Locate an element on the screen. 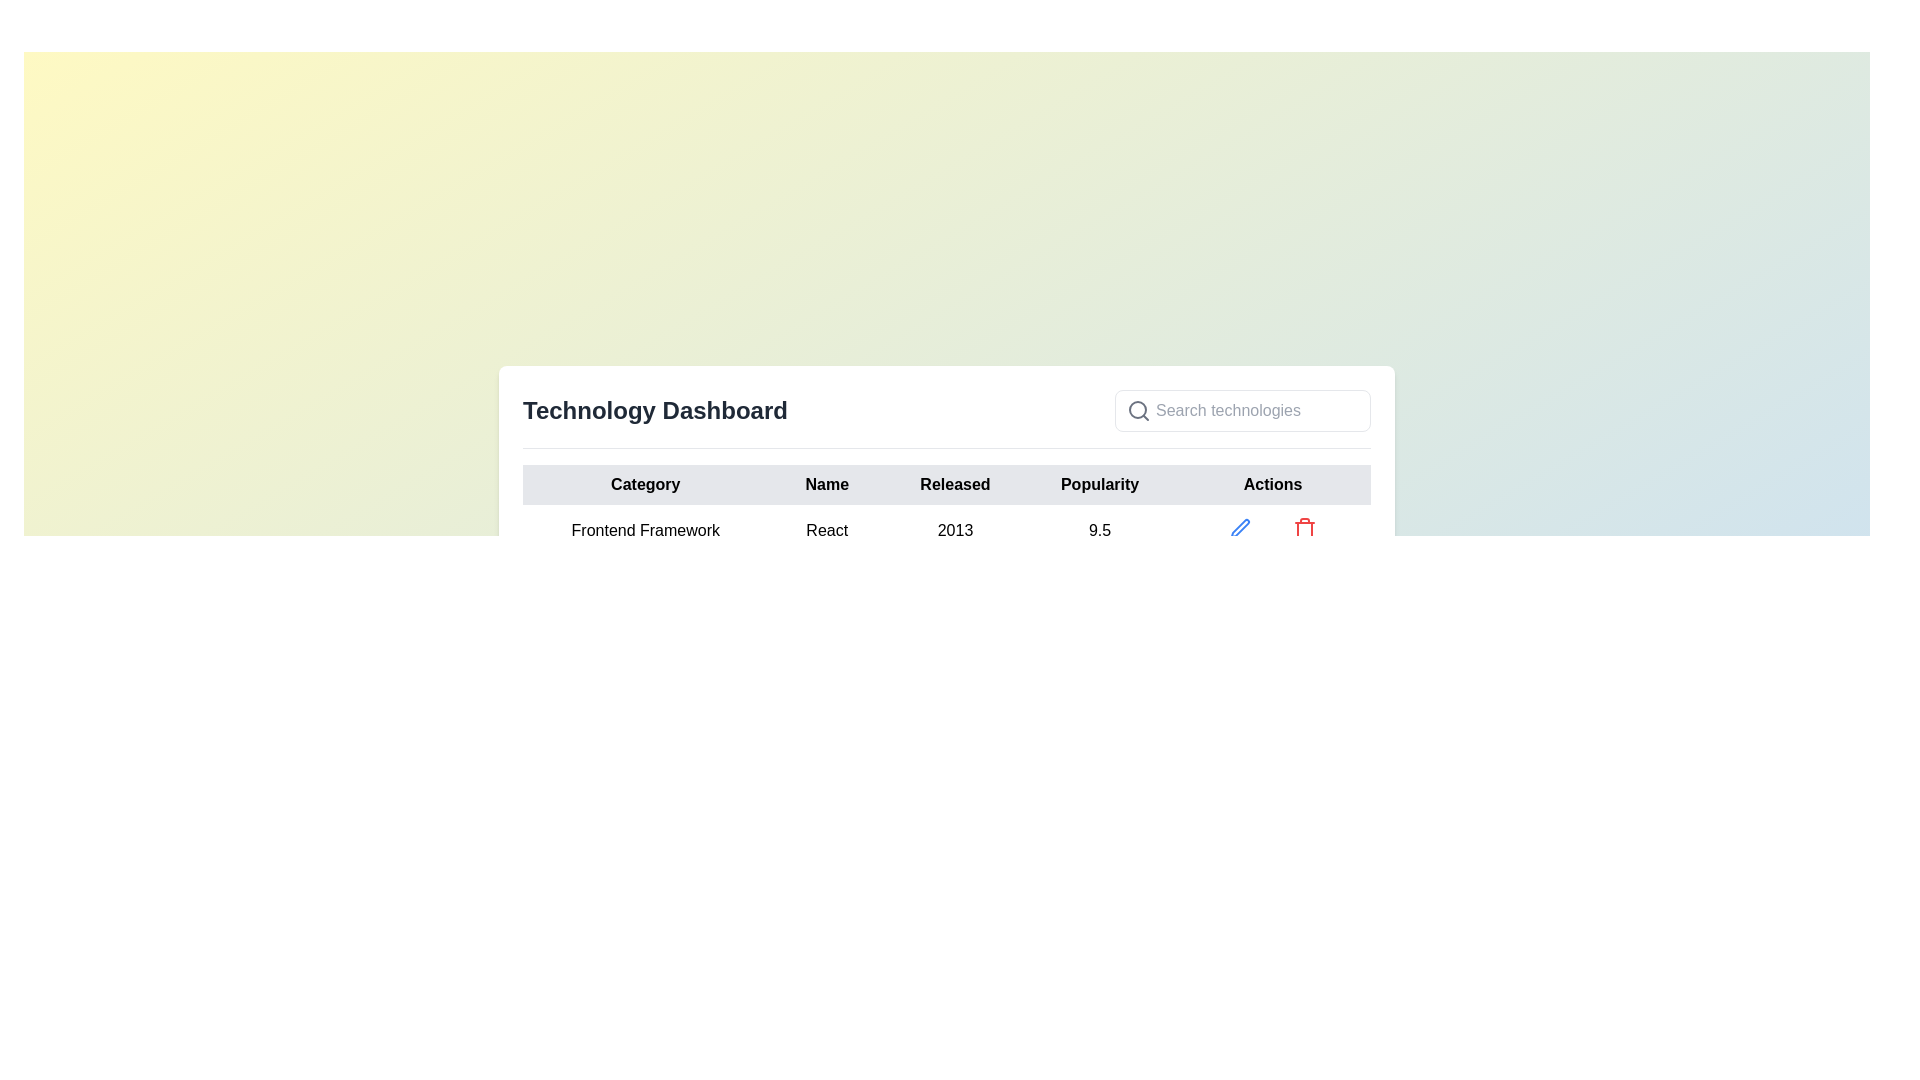  the input box associated with the magnifying glass icon represented by the SVG circle element located at the left side of the search bar is located at coordinates (1137, 408).